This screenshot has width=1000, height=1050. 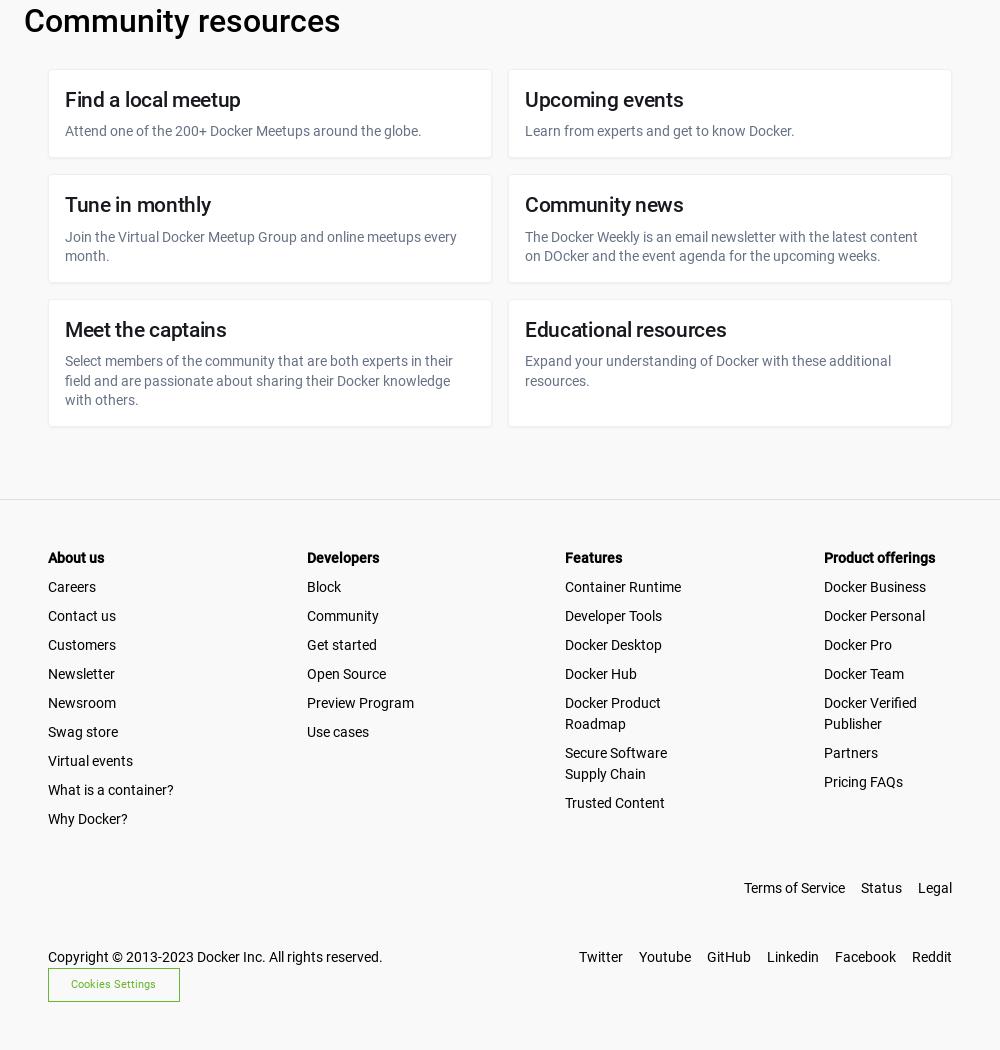 I want to click on 'Docker Verified Publisher', so click(x=868, y=712).